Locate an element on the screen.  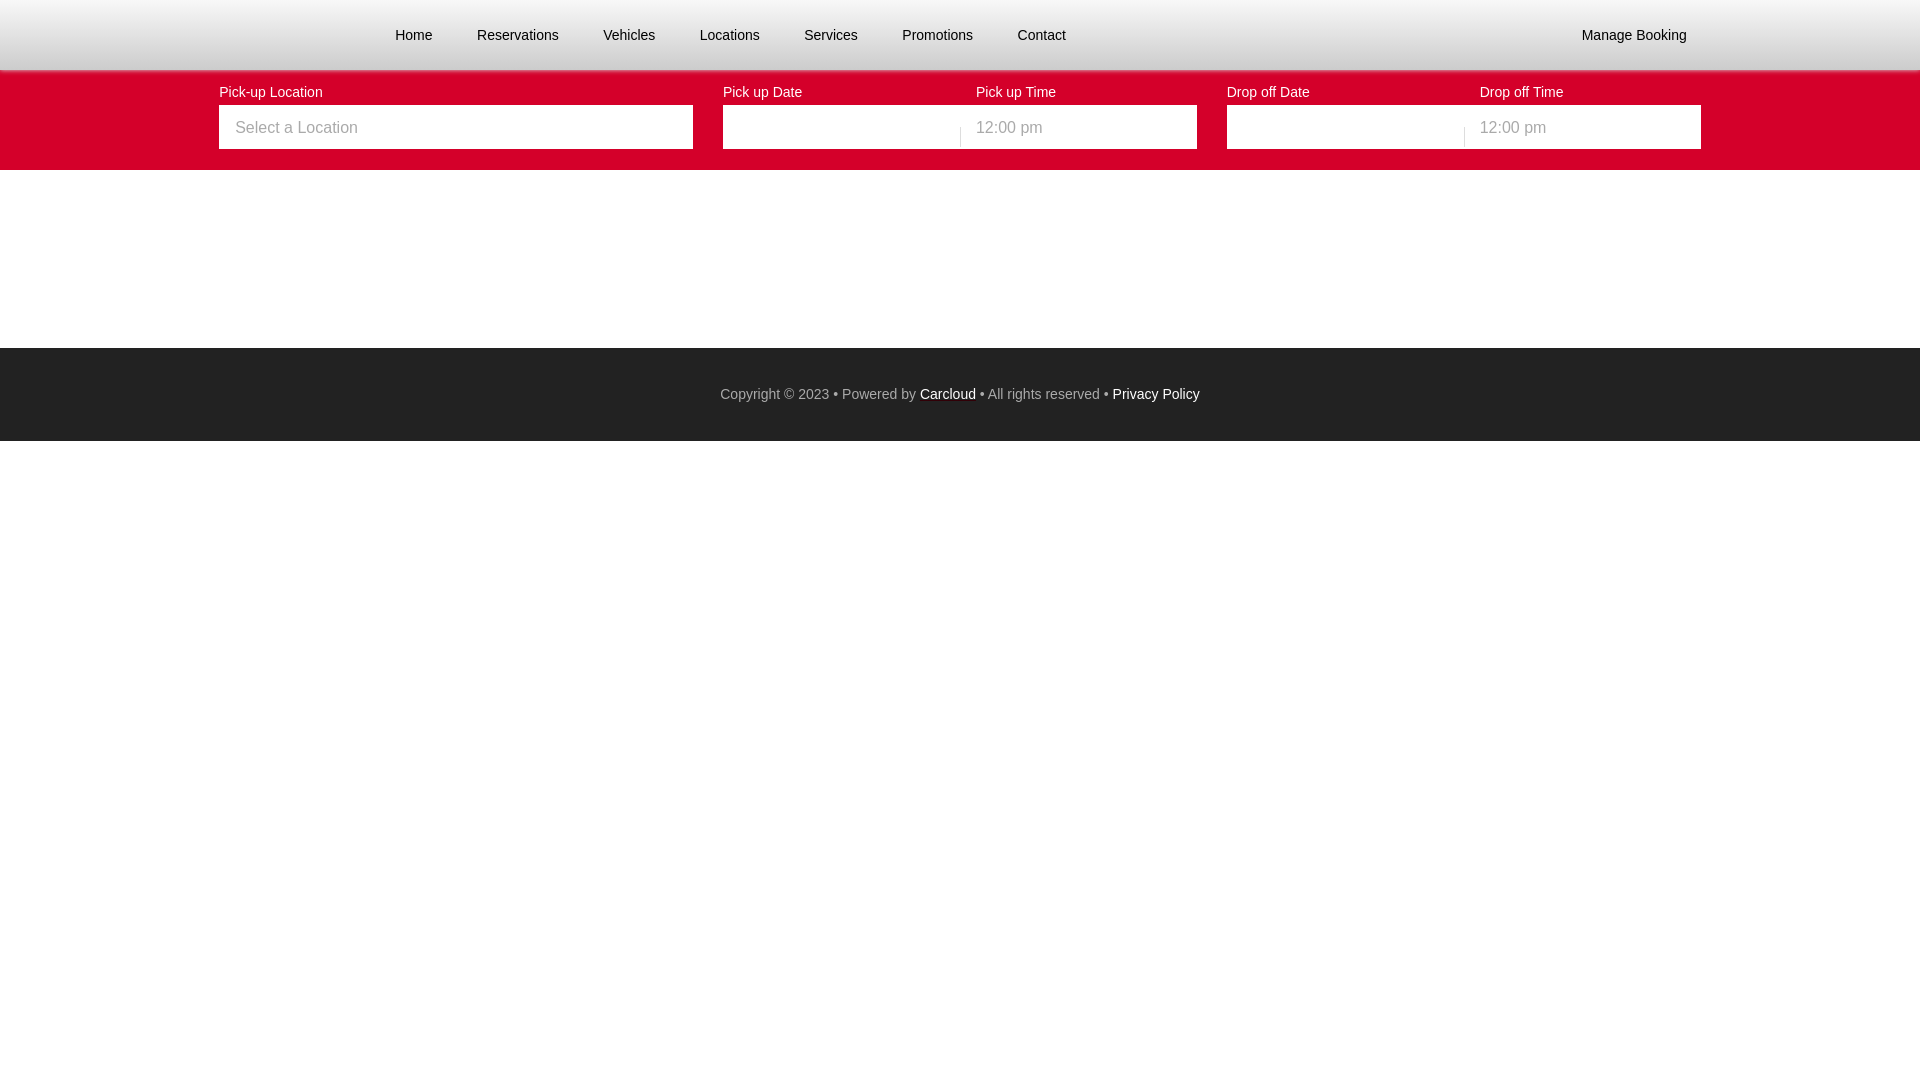
'Carcloud' is located at coordinates (947, 393).